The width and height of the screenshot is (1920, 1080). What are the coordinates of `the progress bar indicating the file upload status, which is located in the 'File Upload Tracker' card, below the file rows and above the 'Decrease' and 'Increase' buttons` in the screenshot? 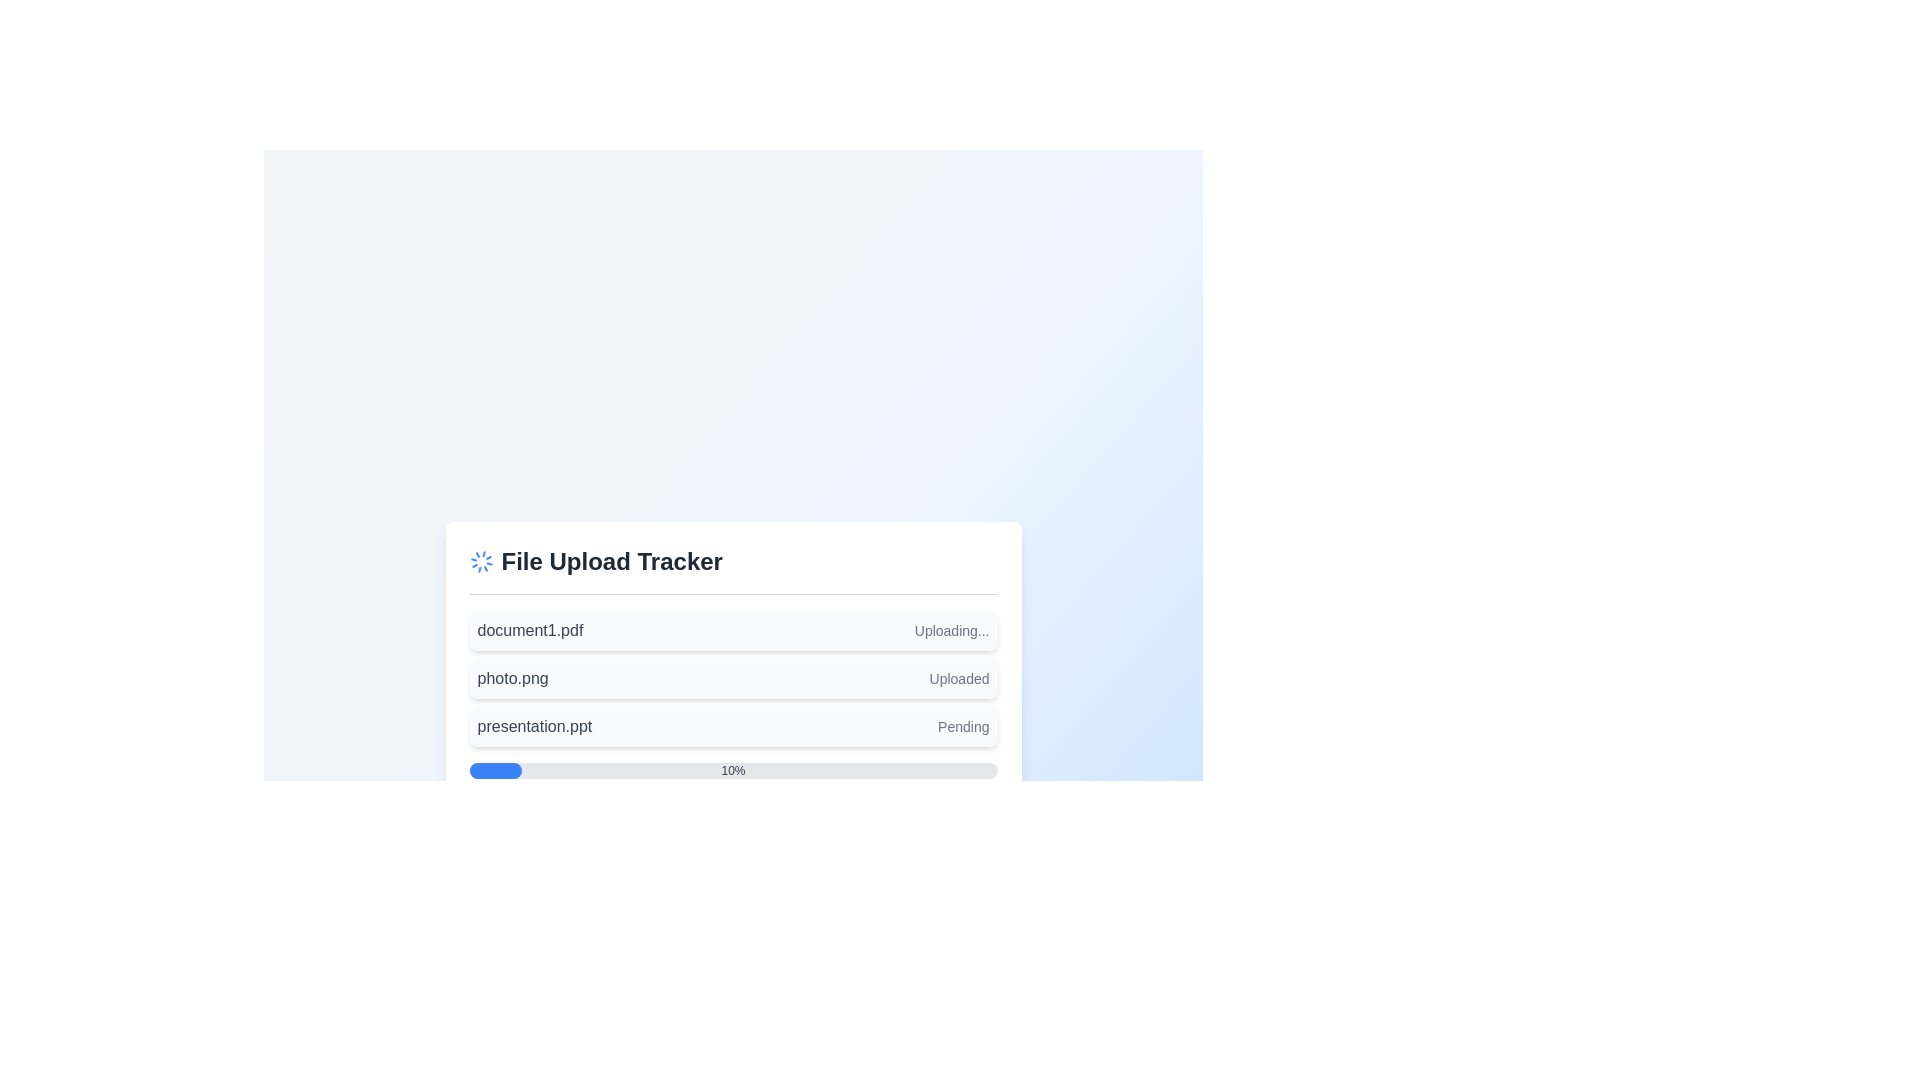 It's located at (732, 769).